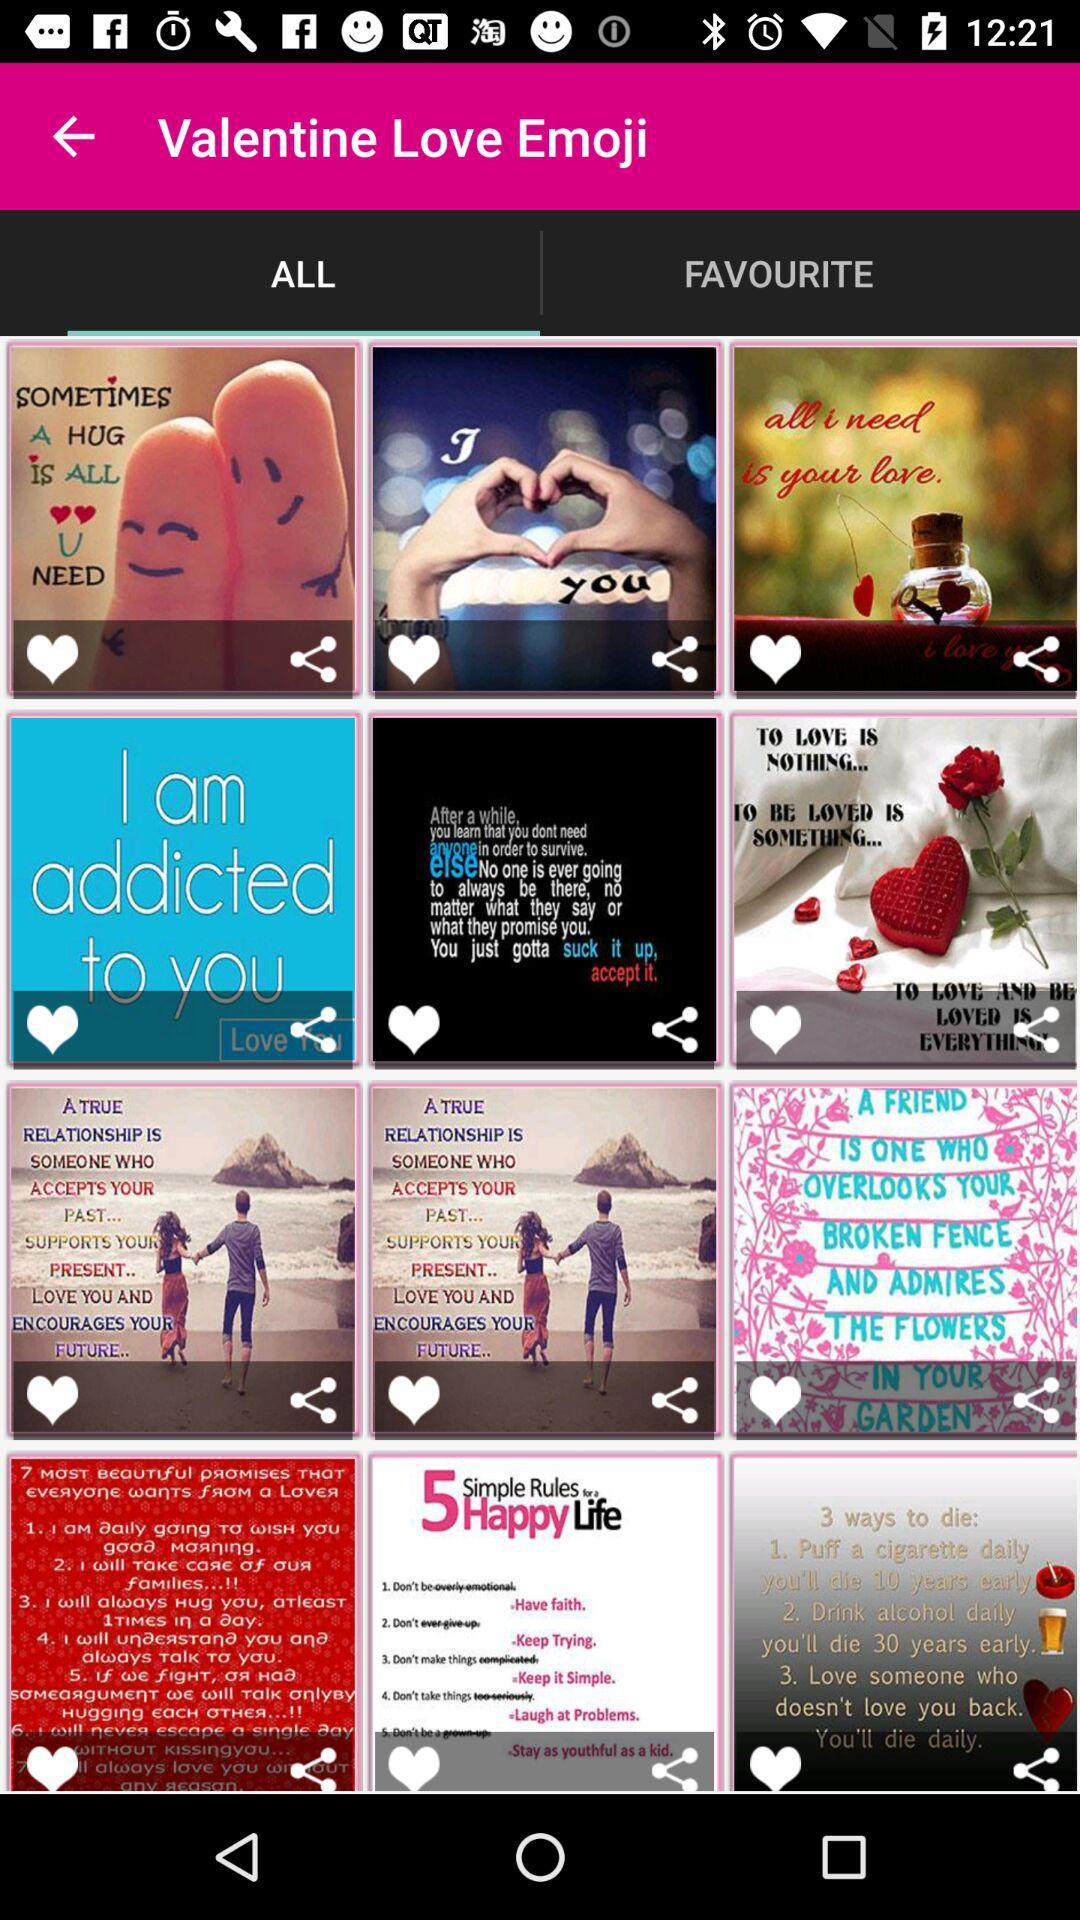 This screenshot has width=1080, height=1920. What do you see at coordinates (51, 1029) in the screenshot?
I see `like the post` at bounding box center [51, 1029].